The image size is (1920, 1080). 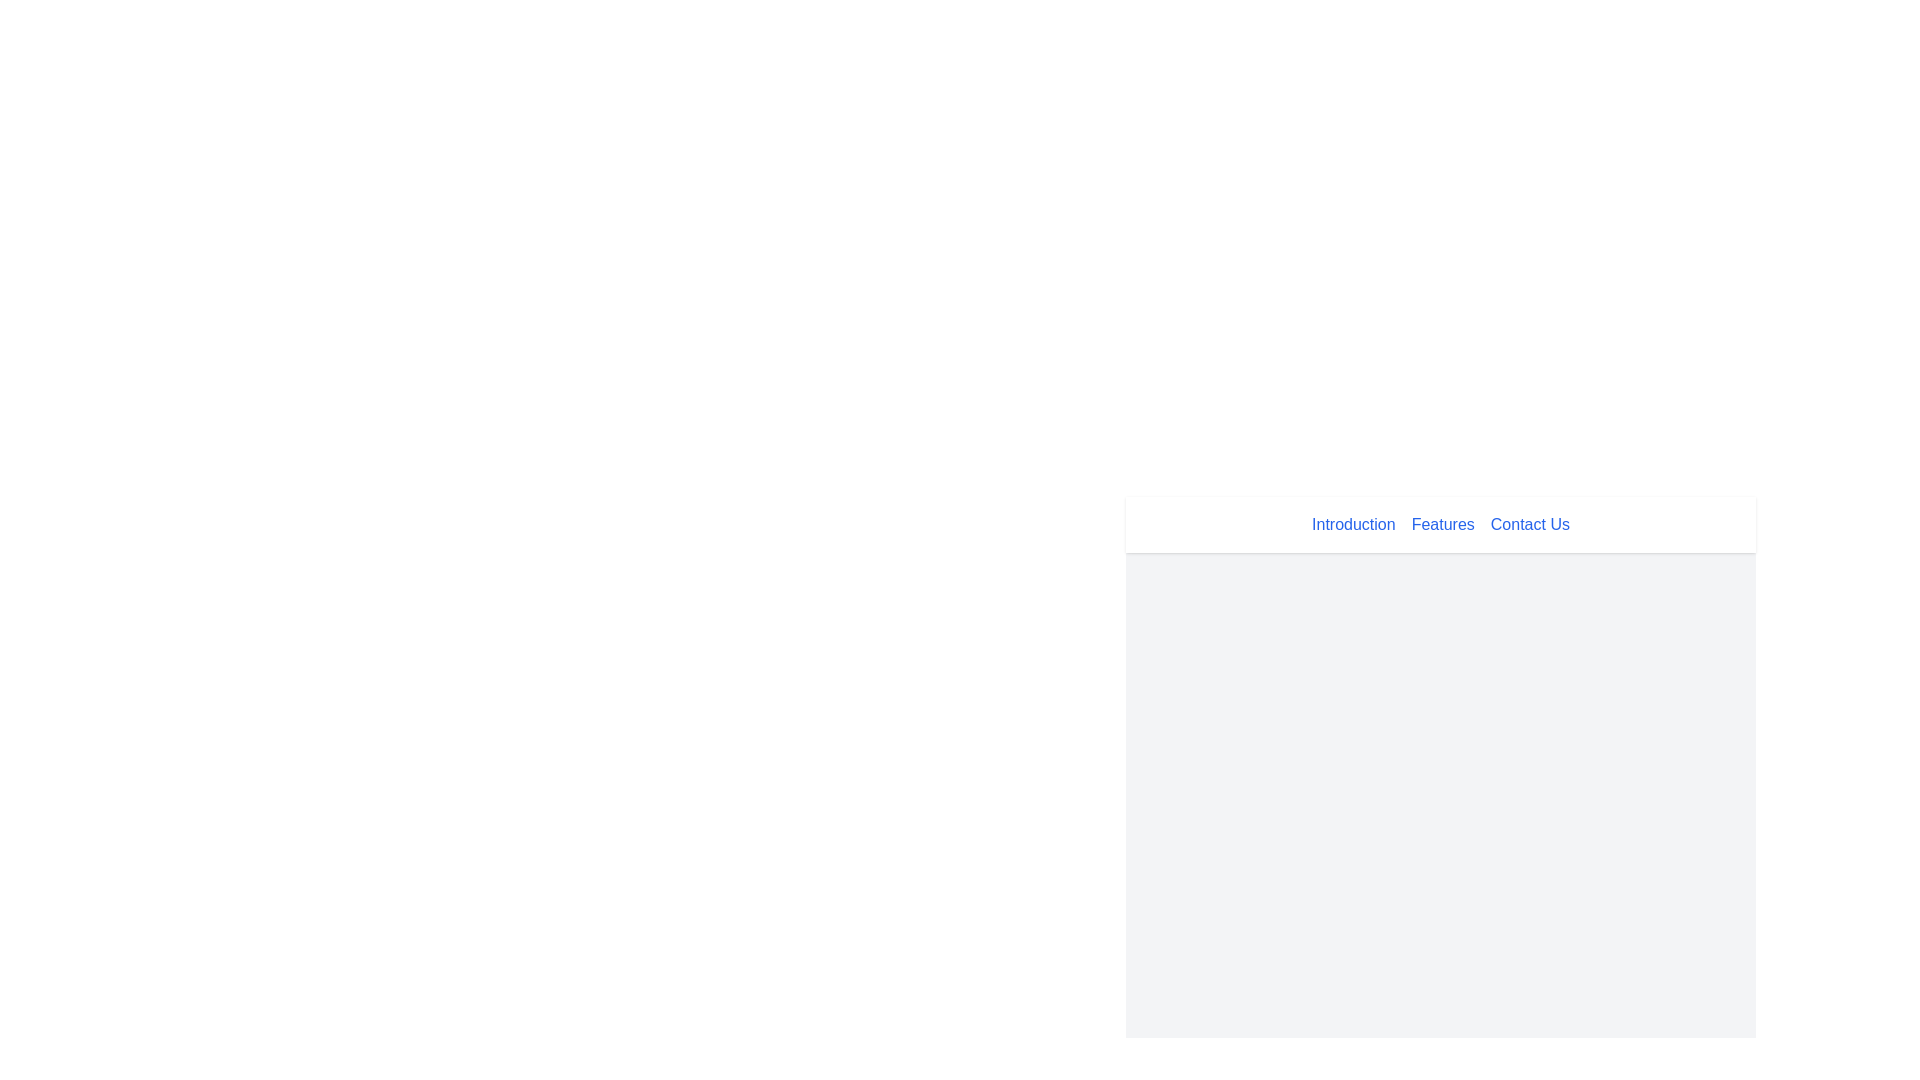 I want to click on the 'Introduction' hyperlink text located in the horizontal navigation bar, so click(x=1353, y=523).